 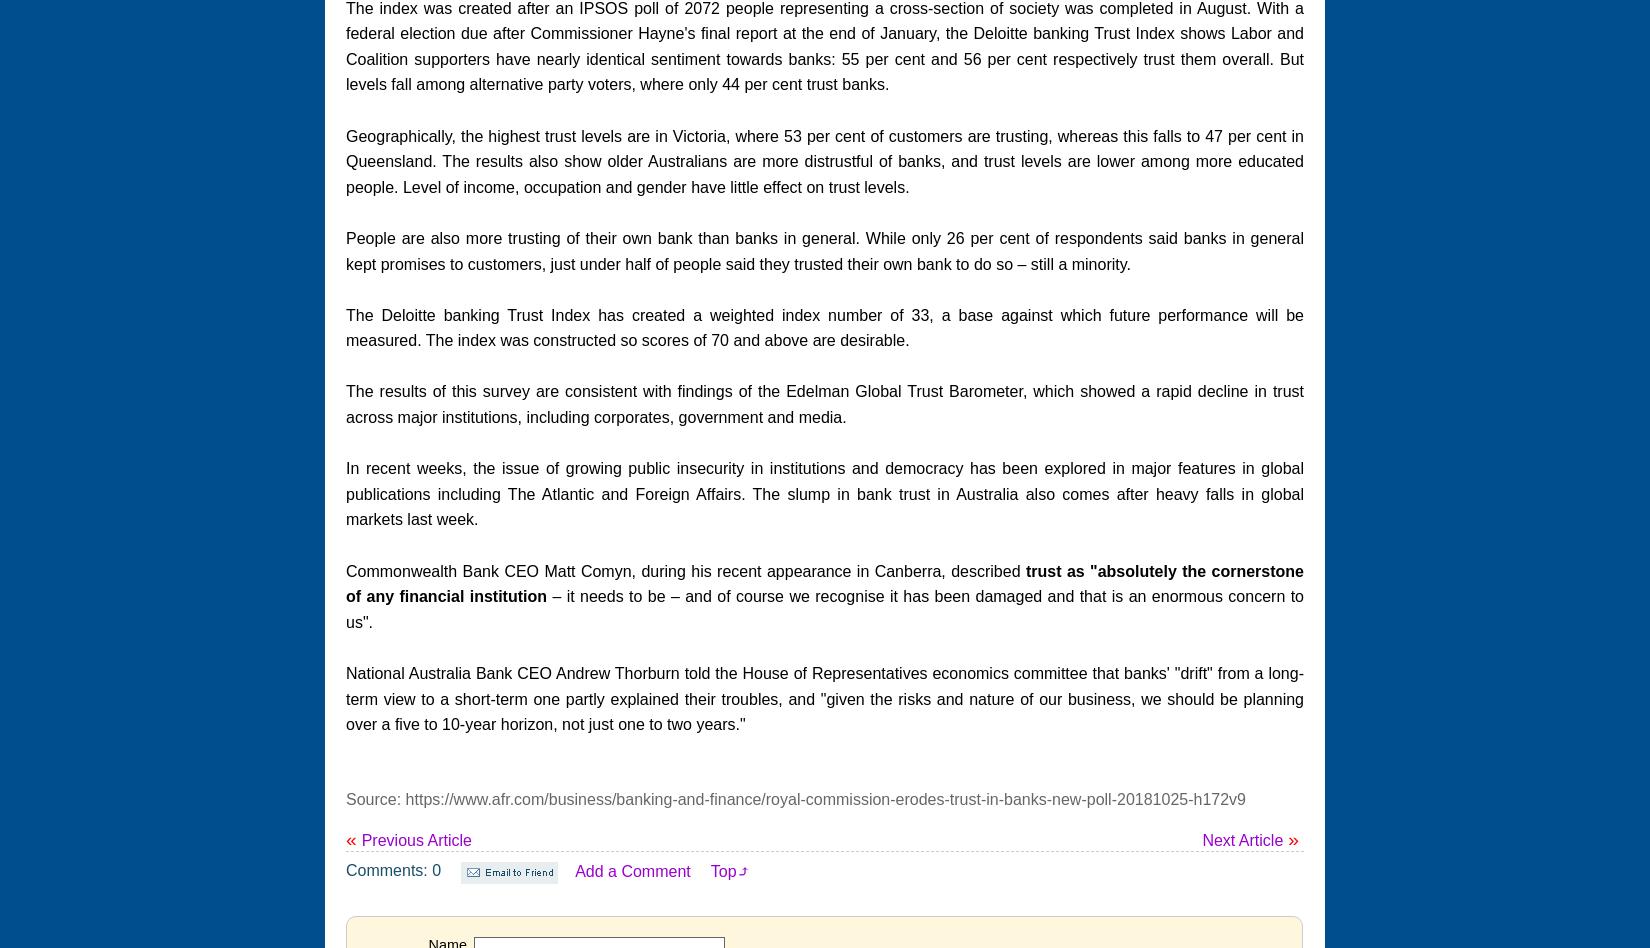 What do you see at coordinates (631, 869) in the screenshot?
I see `'Add a Comment'` at bounding box center [631, 869].